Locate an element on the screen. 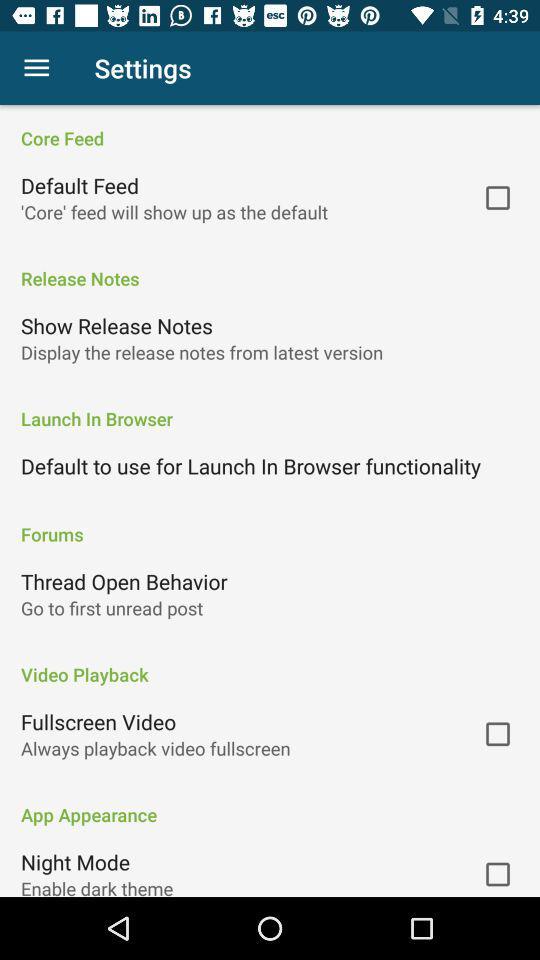  icon above forums icon is located at coordinates (251, 466).